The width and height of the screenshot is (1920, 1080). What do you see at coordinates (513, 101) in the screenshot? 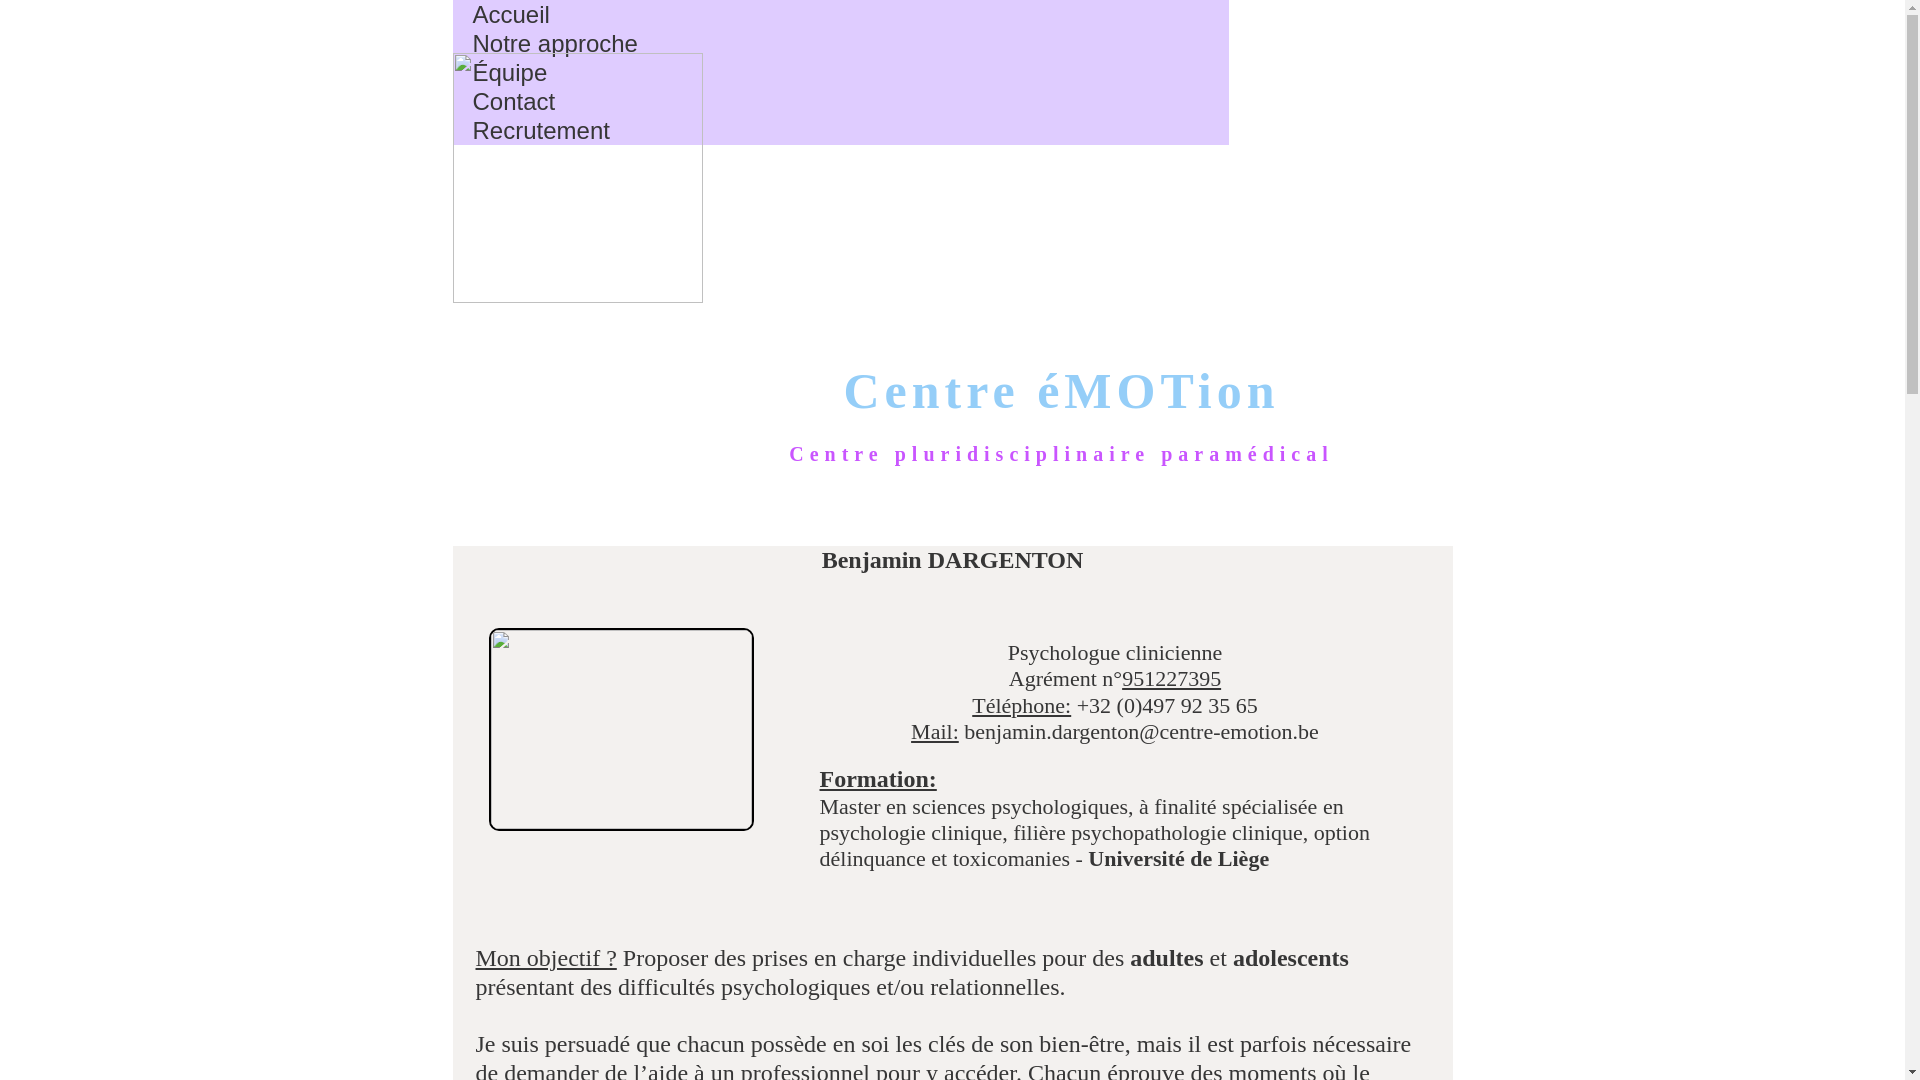
I see `'Contact'` at bounding box center [513, 101].